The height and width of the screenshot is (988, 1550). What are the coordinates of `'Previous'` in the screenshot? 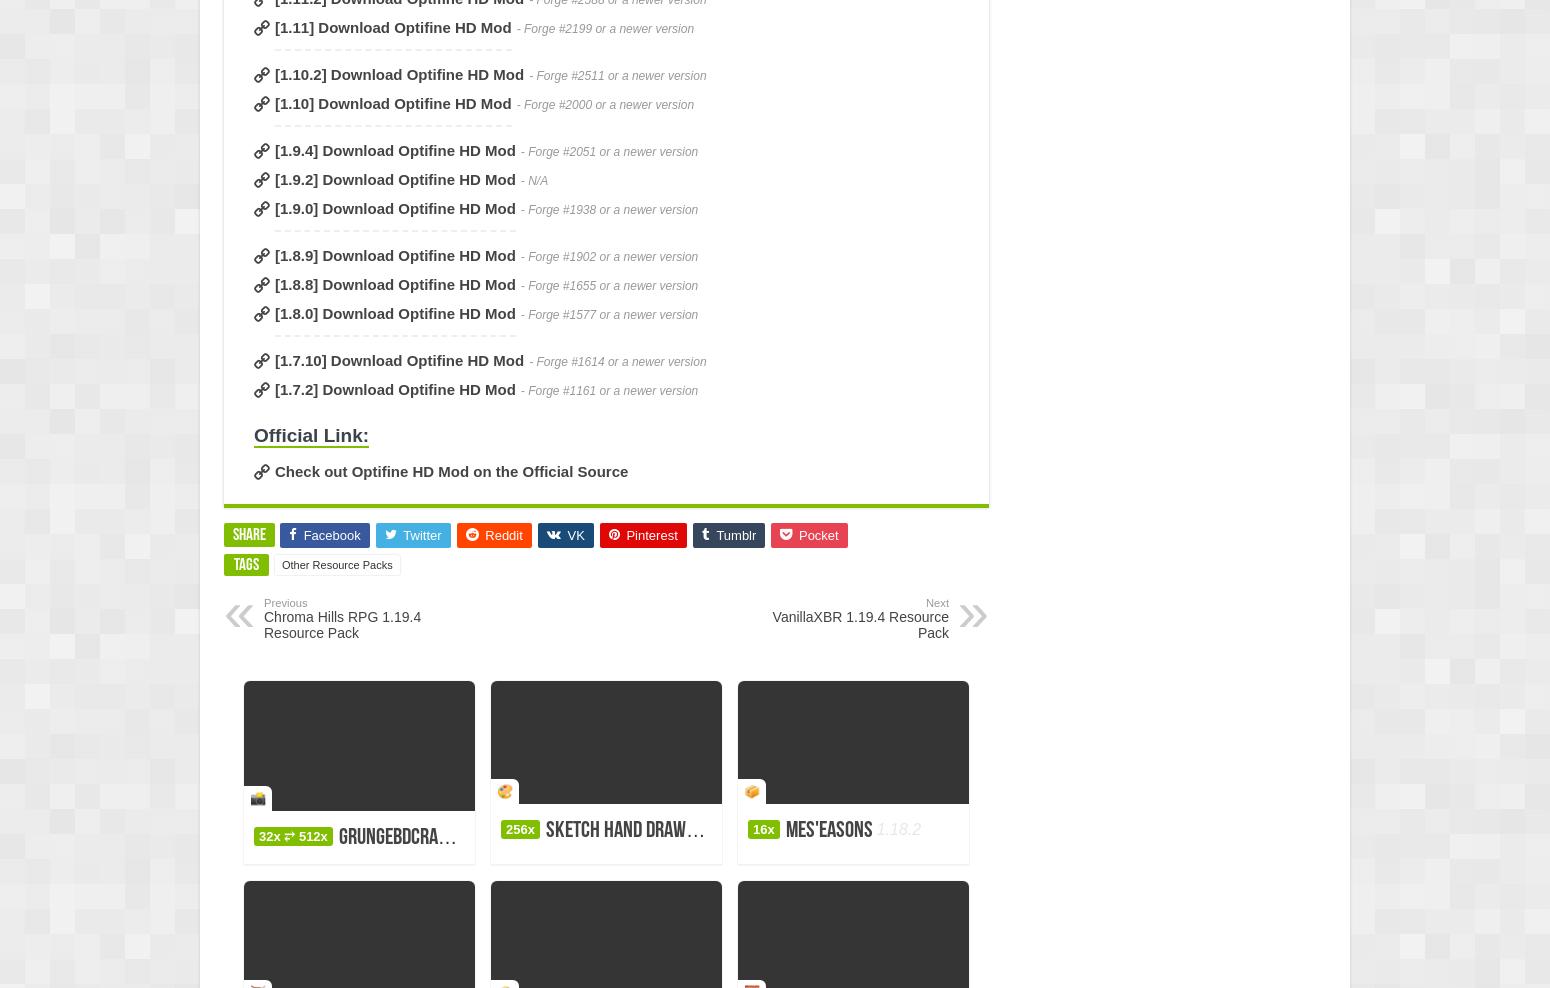 It's located at (285, 602).